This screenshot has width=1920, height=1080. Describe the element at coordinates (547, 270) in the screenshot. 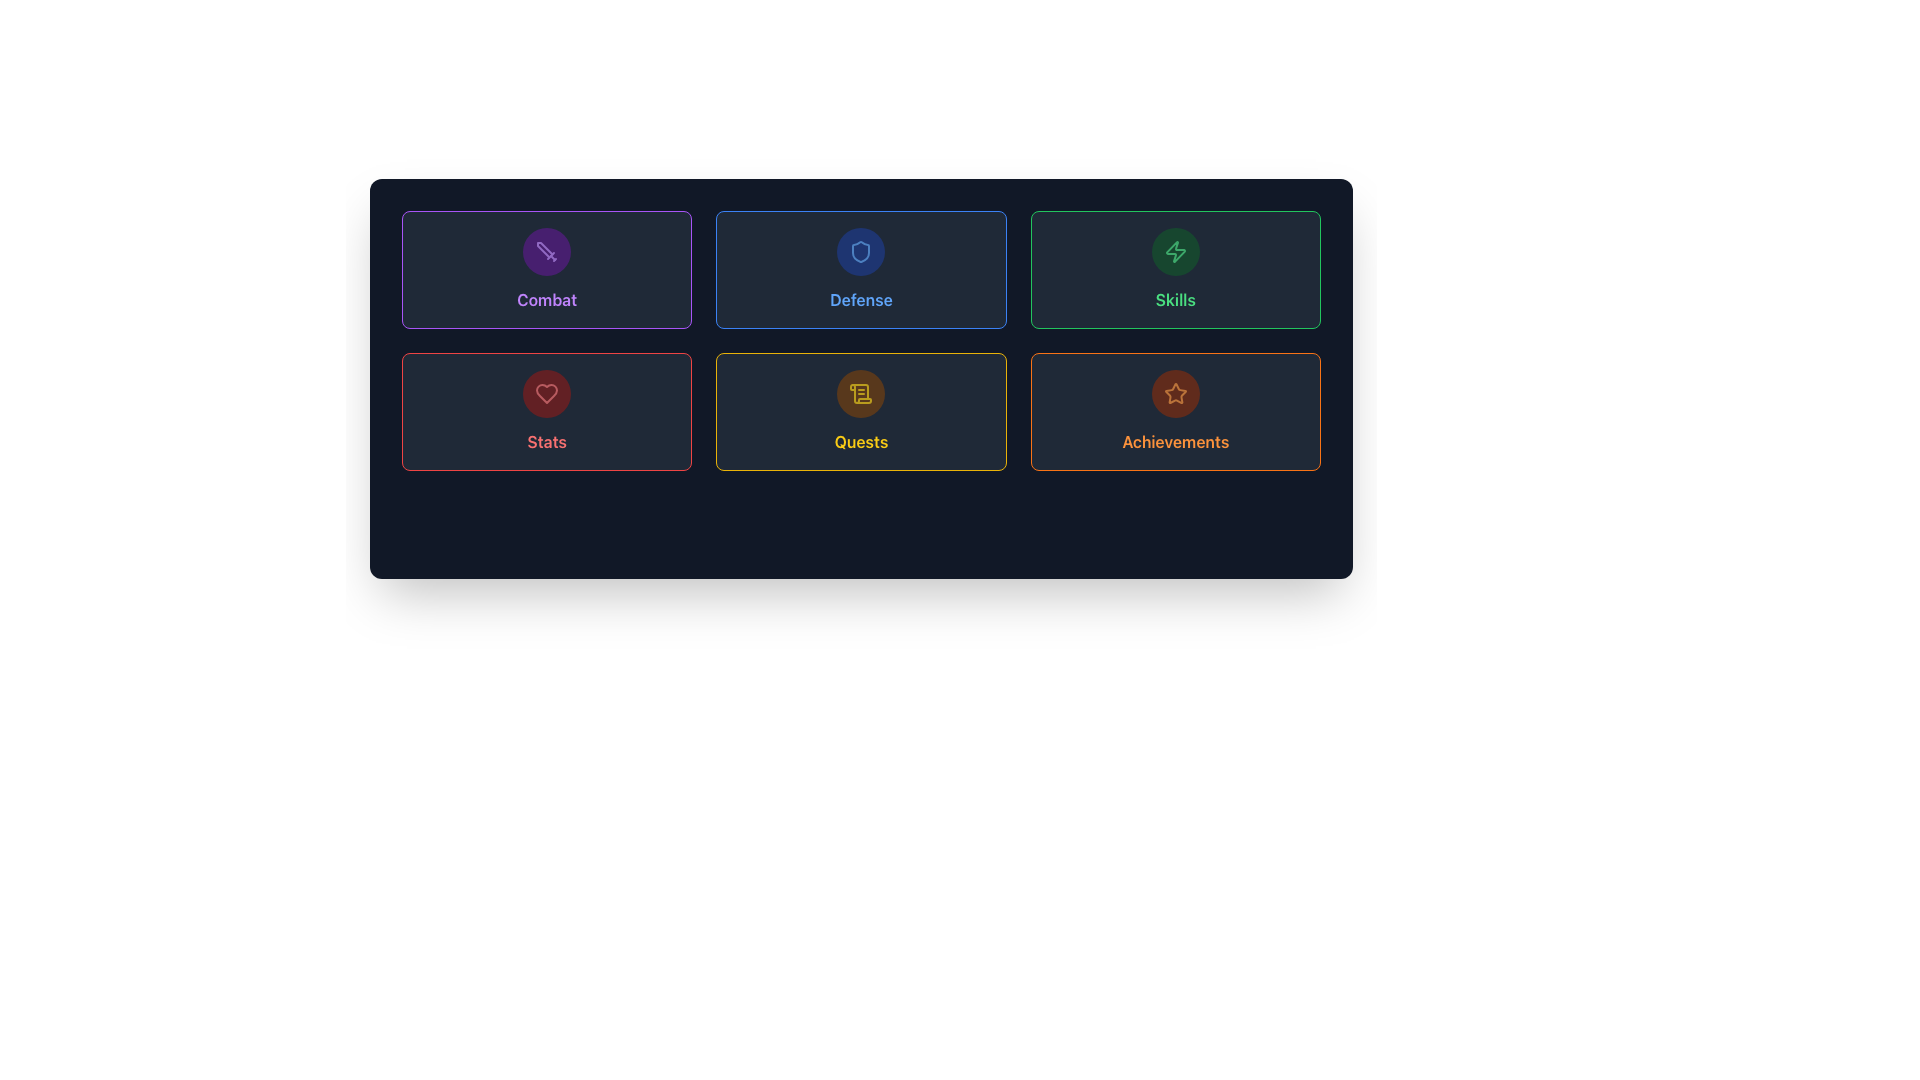

I see `the 'Combat' clickable card located in the top-left corner of the grid` at that location.